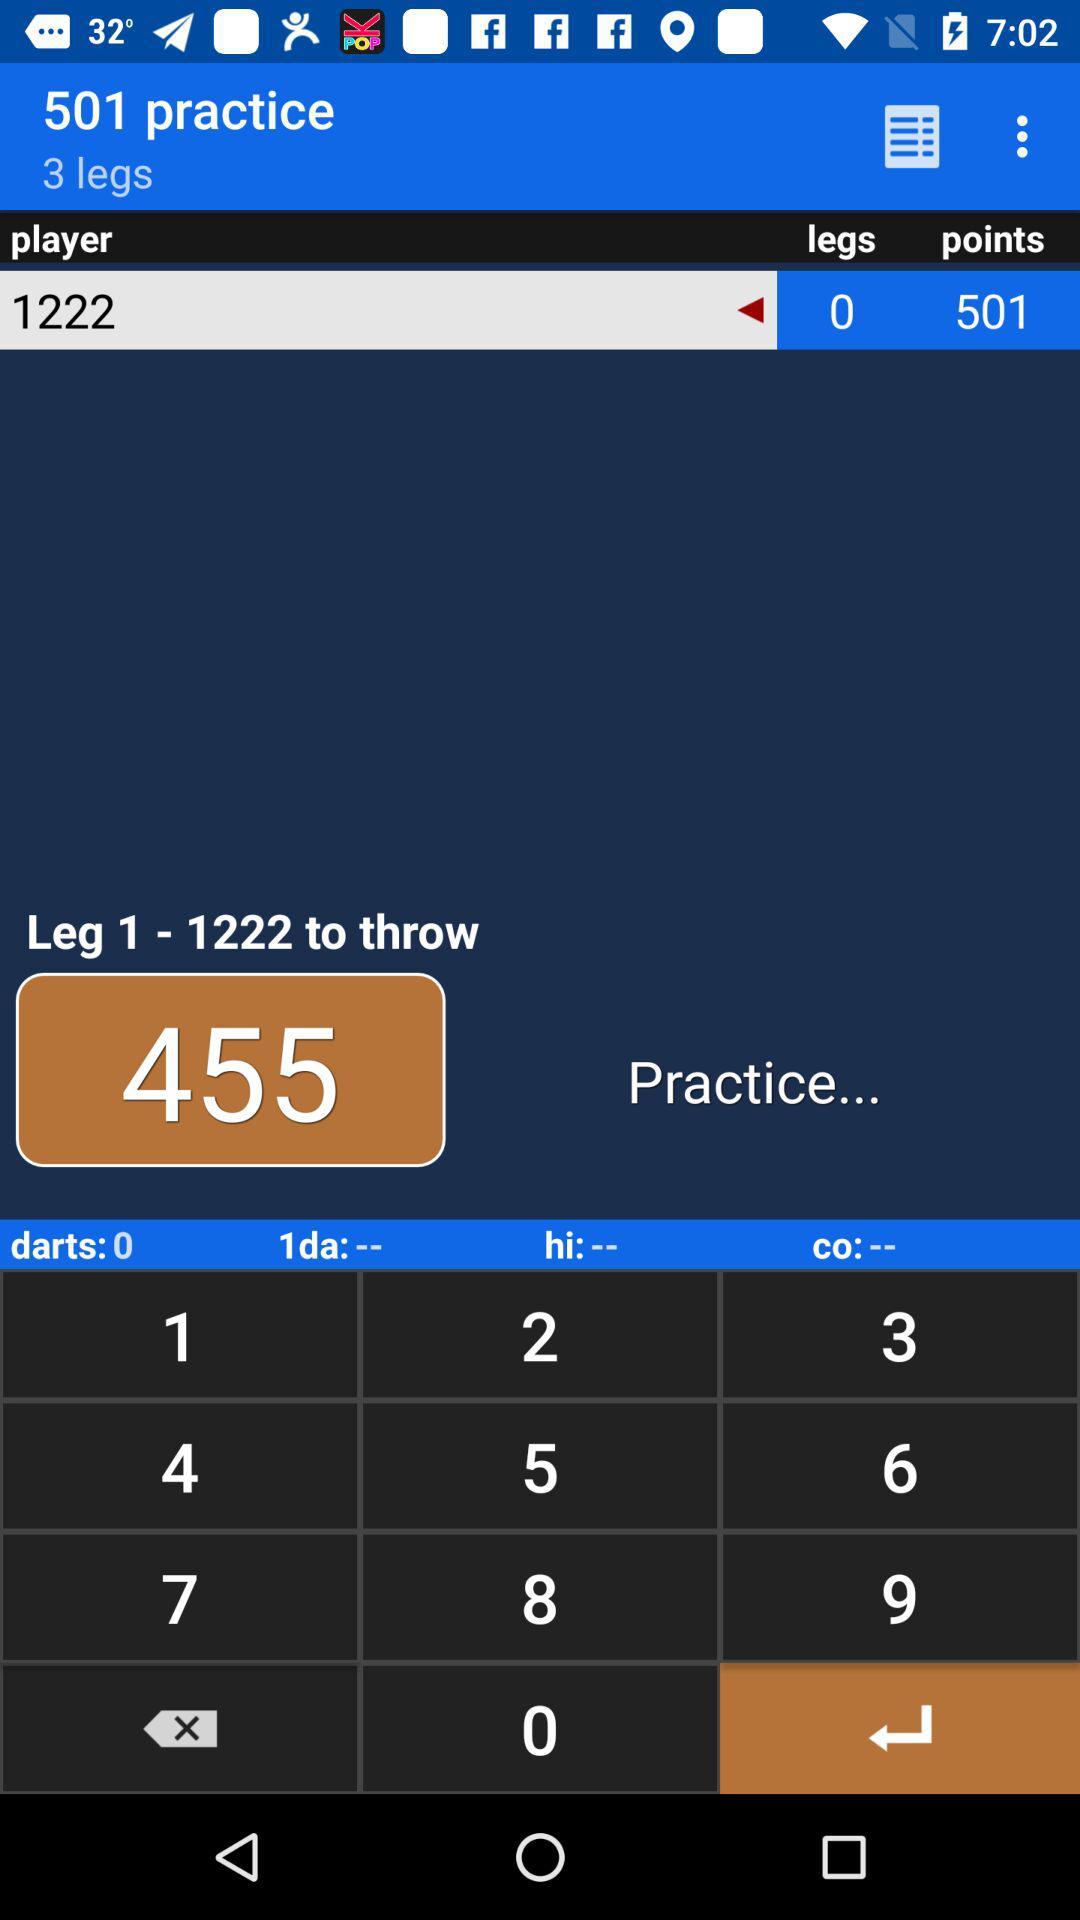 This screenshot has width=1080, height=1920. I want to click on the icon to the right of the 1 item, so click(540, 1465).